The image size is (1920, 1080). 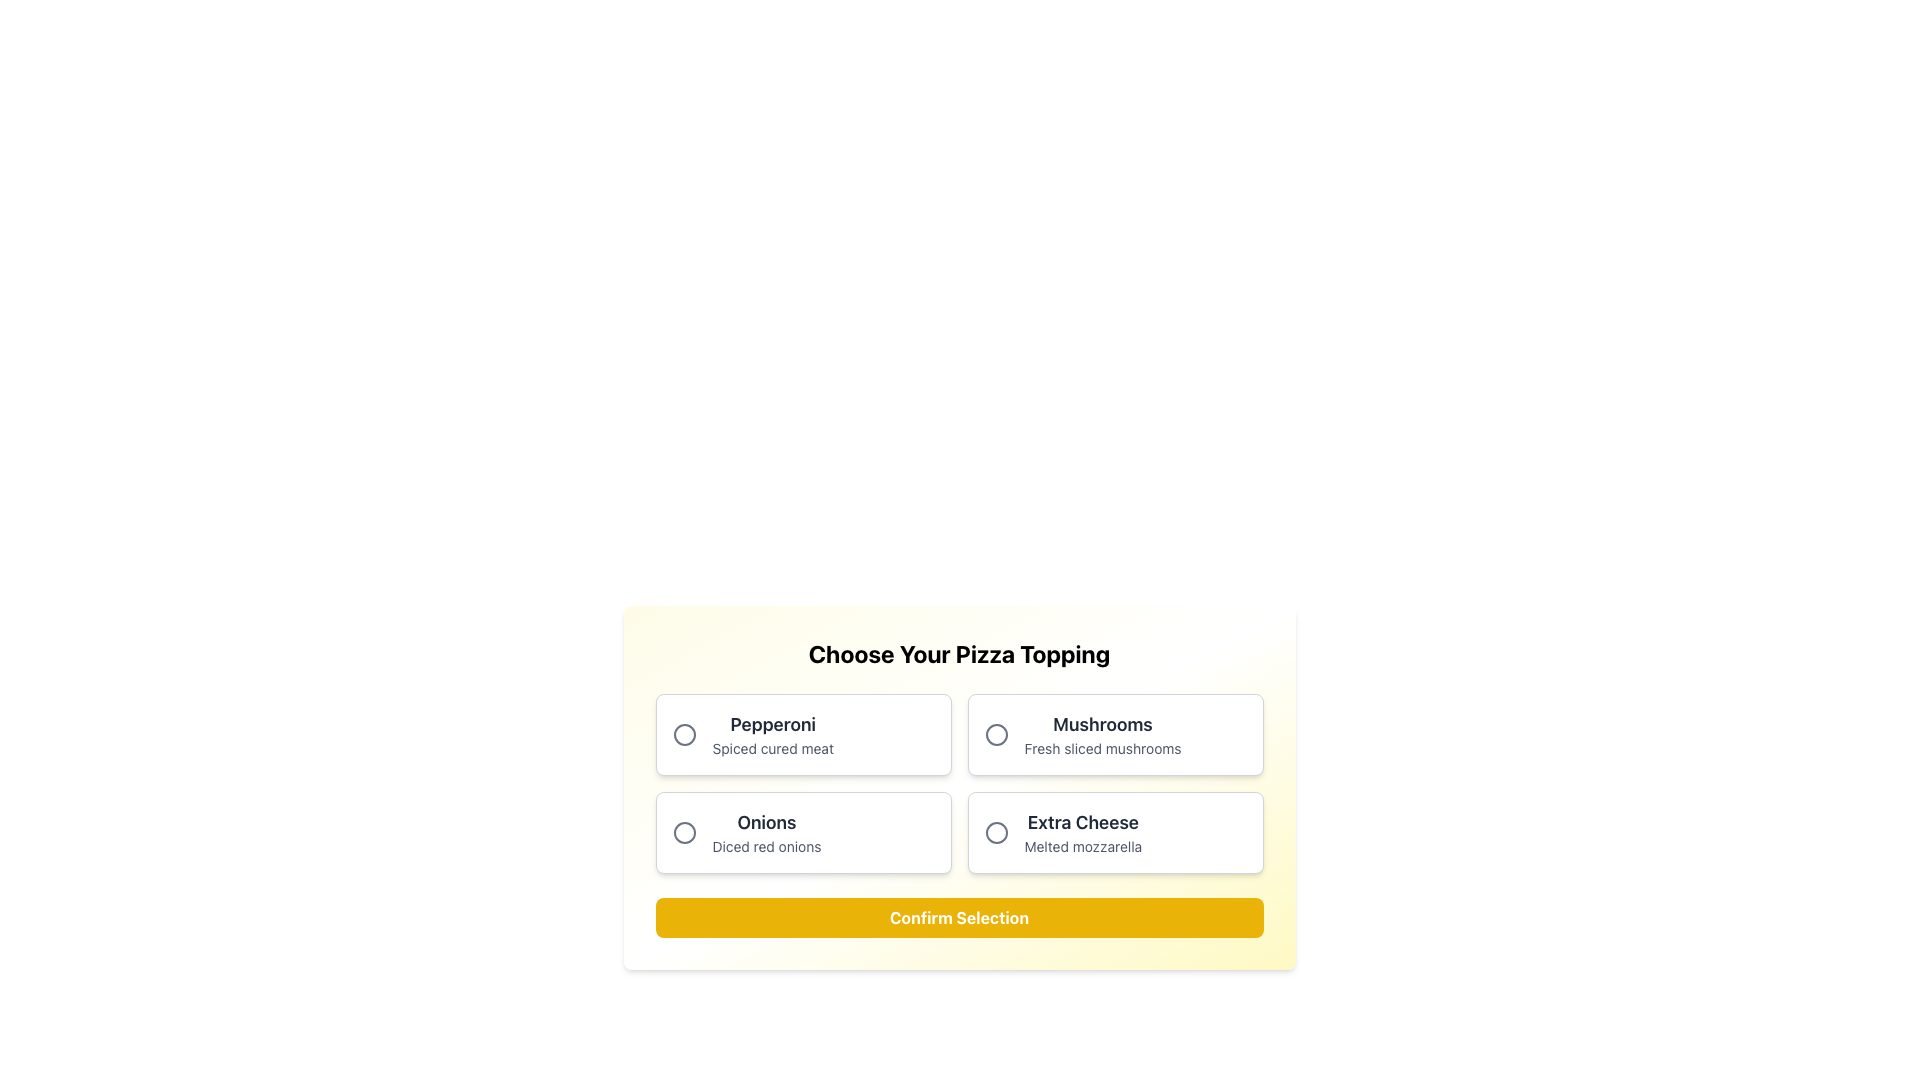 What do you see at coordinates (996, 833) in the screenshot?
I see `the circular radio button for 'Extra Cheese'` at bounding box center [996, 833].